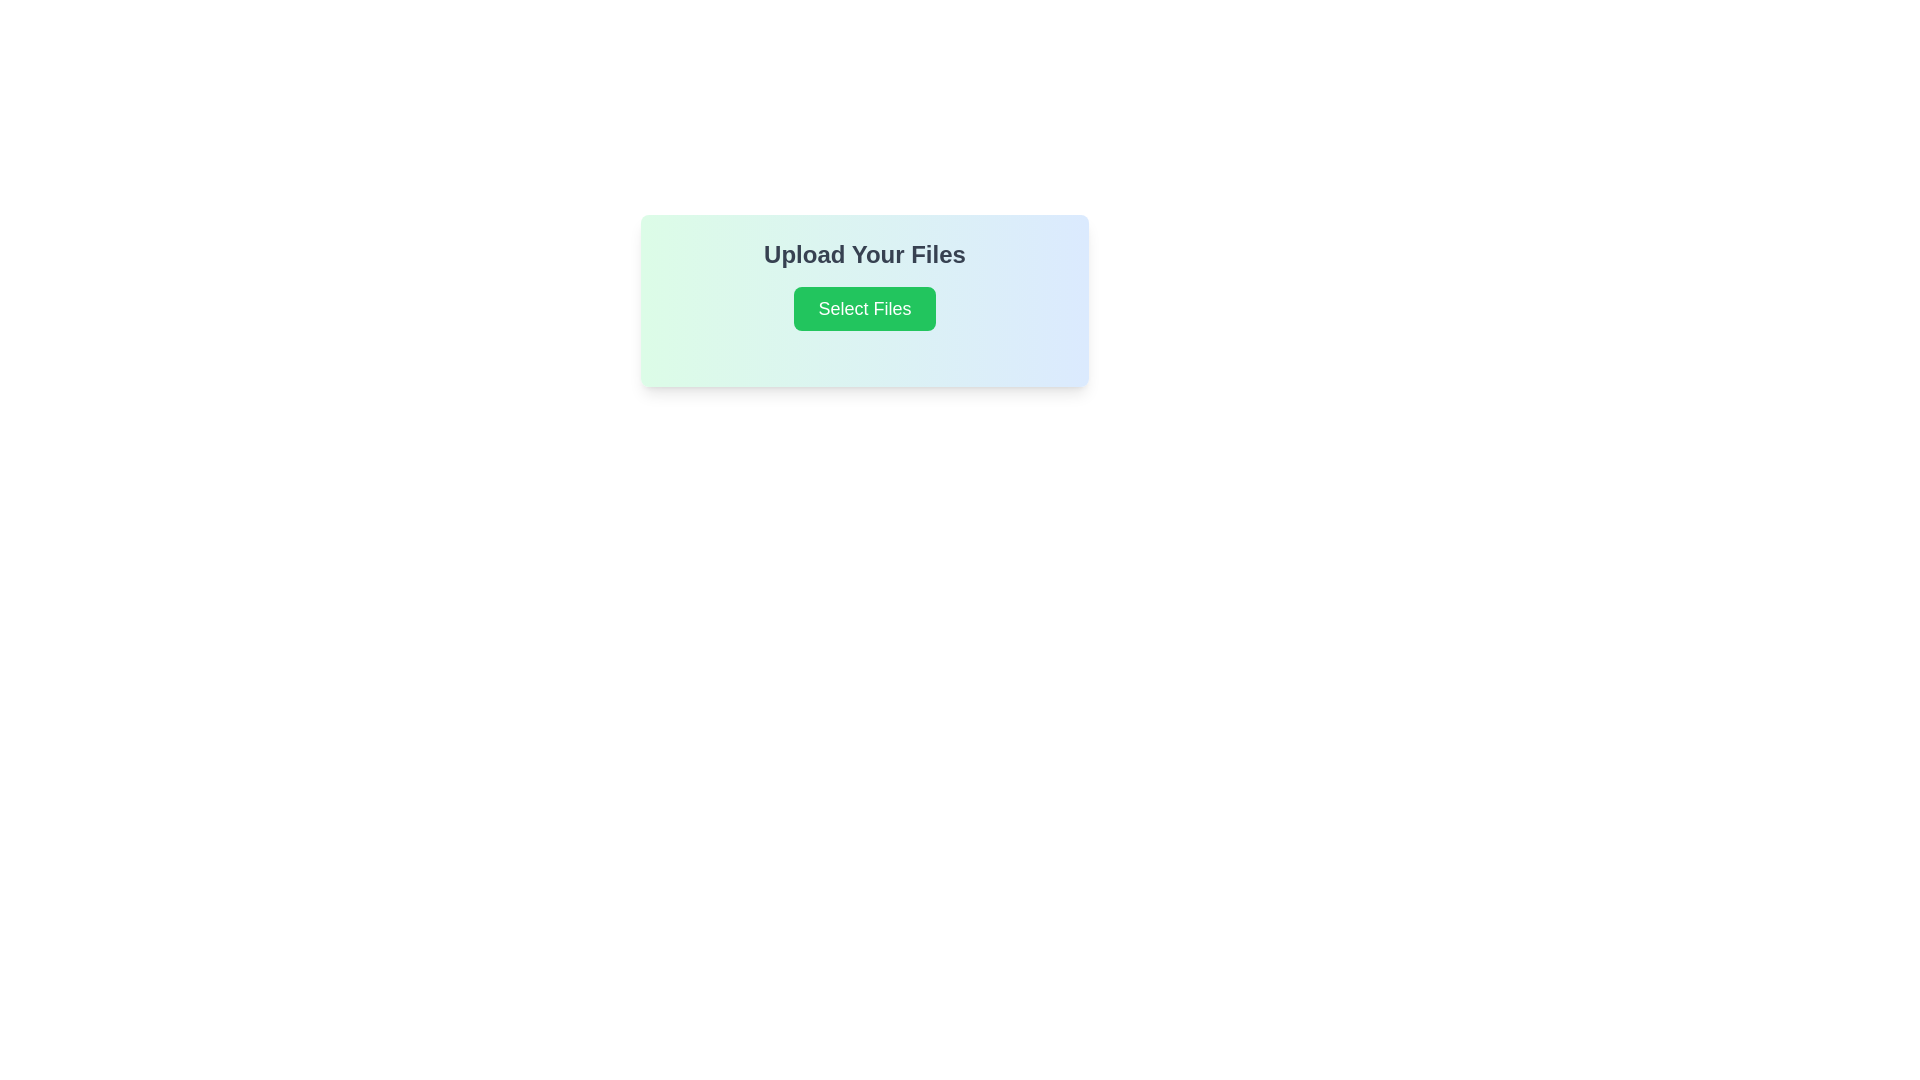 Image resolution: width=1920 pixels, height=1080 pixels. What do you see at coordinates (864, 308) in the screenshot?
I see `the file selection button located centrally below the 'Upload Your Files' text to observe a style change` at bounding box center [864, 308].